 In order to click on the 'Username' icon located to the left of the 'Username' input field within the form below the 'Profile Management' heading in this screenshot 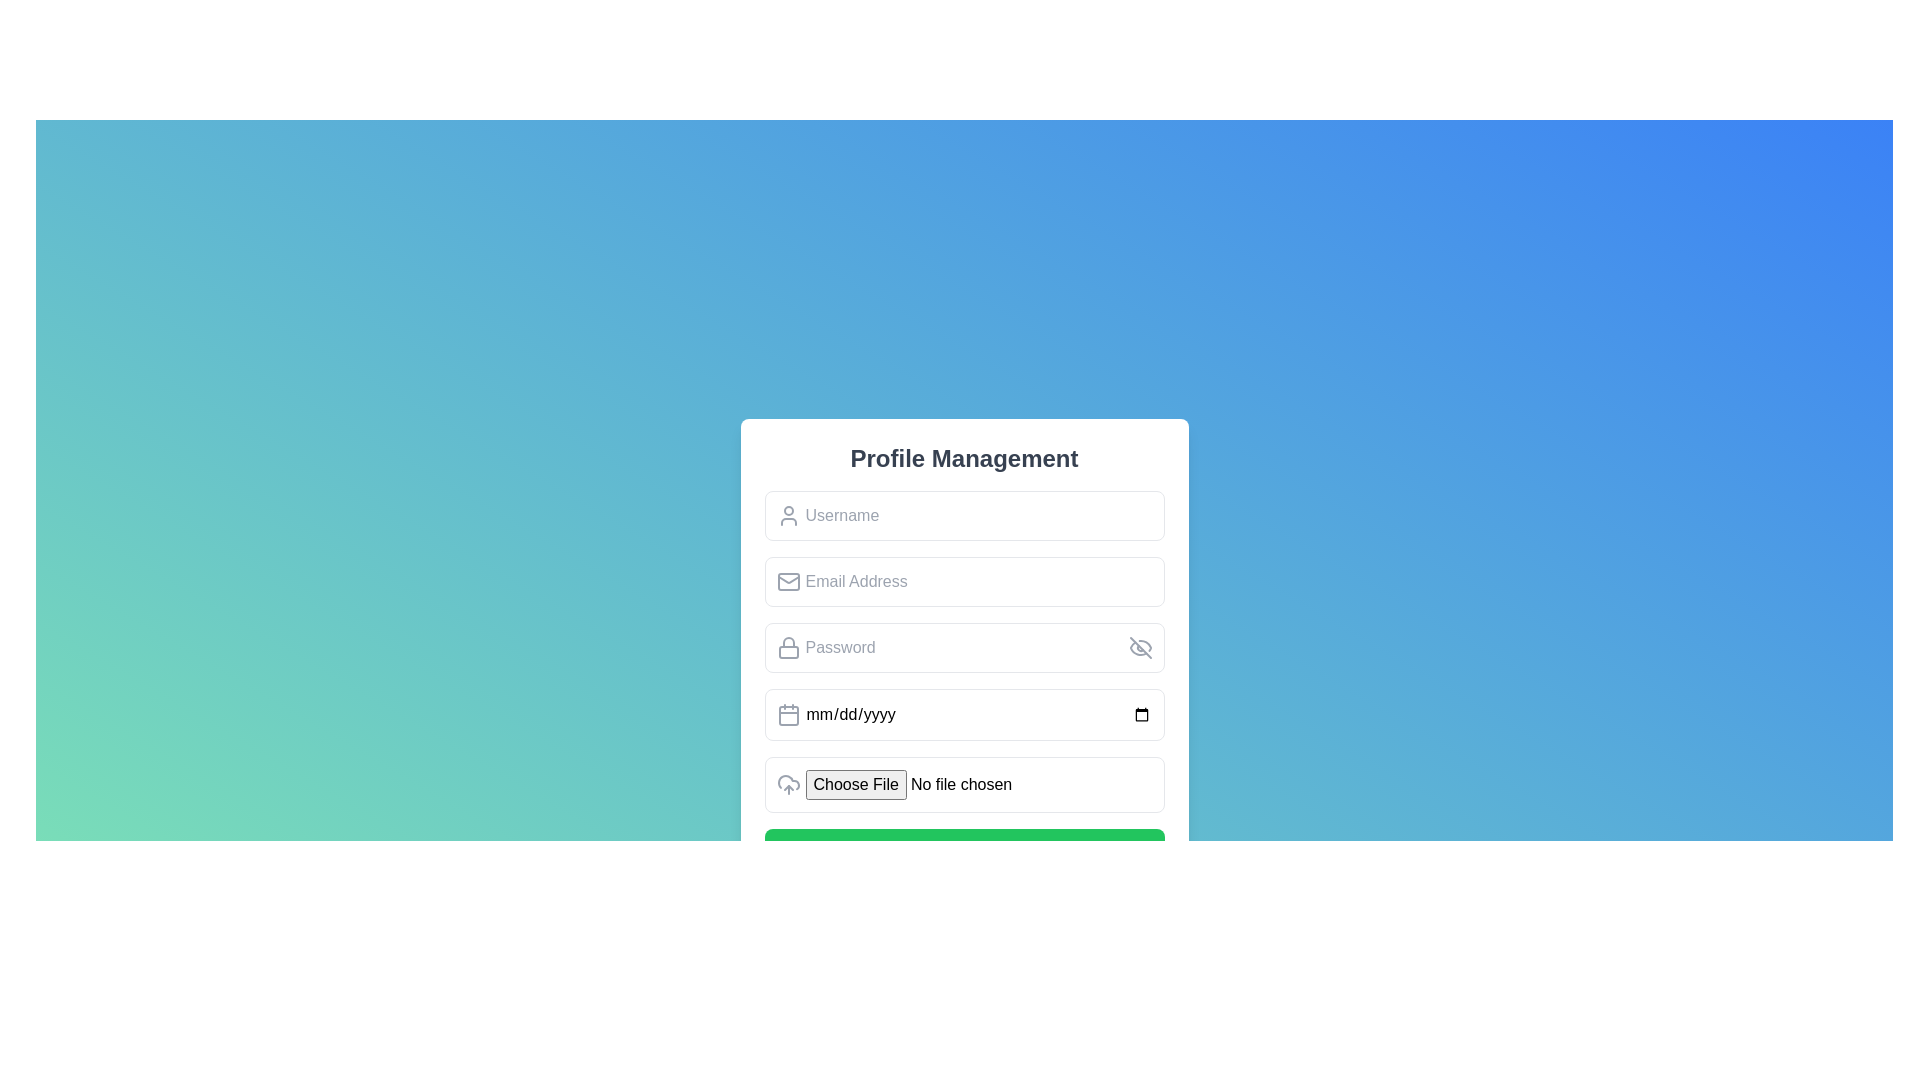, I will do `click(787, 515)`.